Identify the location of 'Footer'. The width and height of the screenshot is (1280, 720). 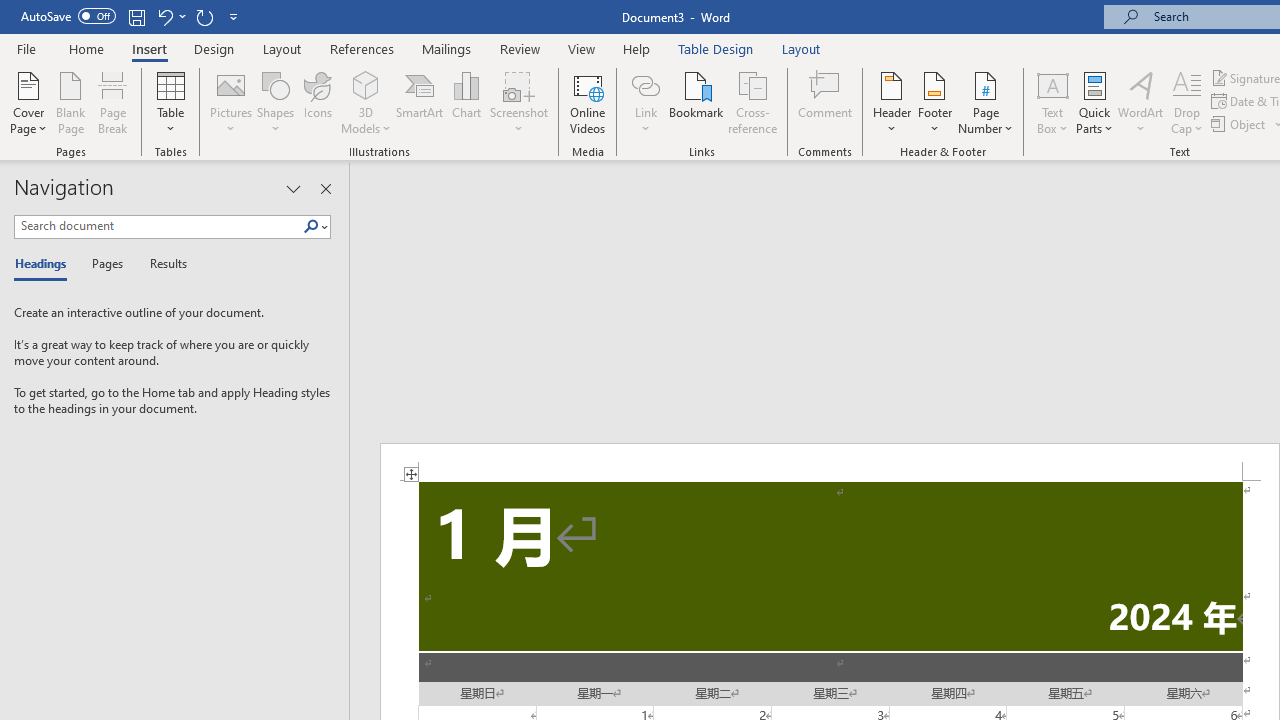
(934, 103).